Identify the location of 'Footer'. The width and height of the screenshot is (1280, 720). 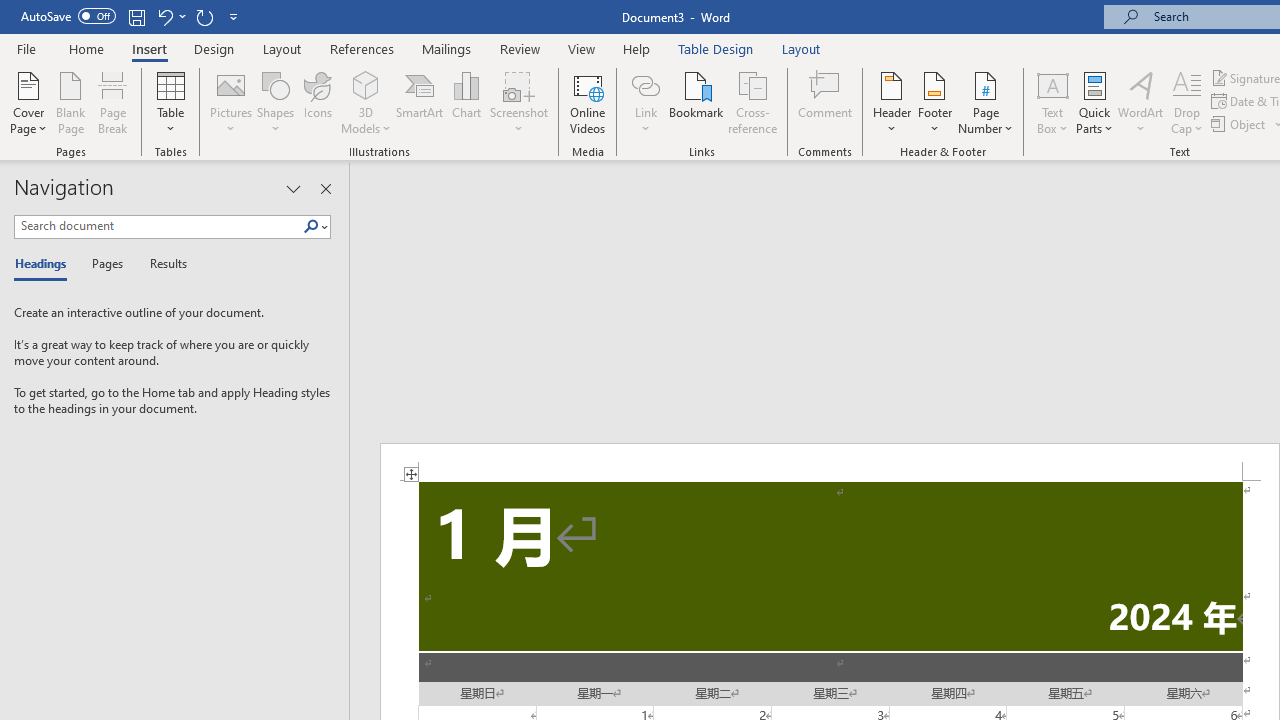
(934, 103).